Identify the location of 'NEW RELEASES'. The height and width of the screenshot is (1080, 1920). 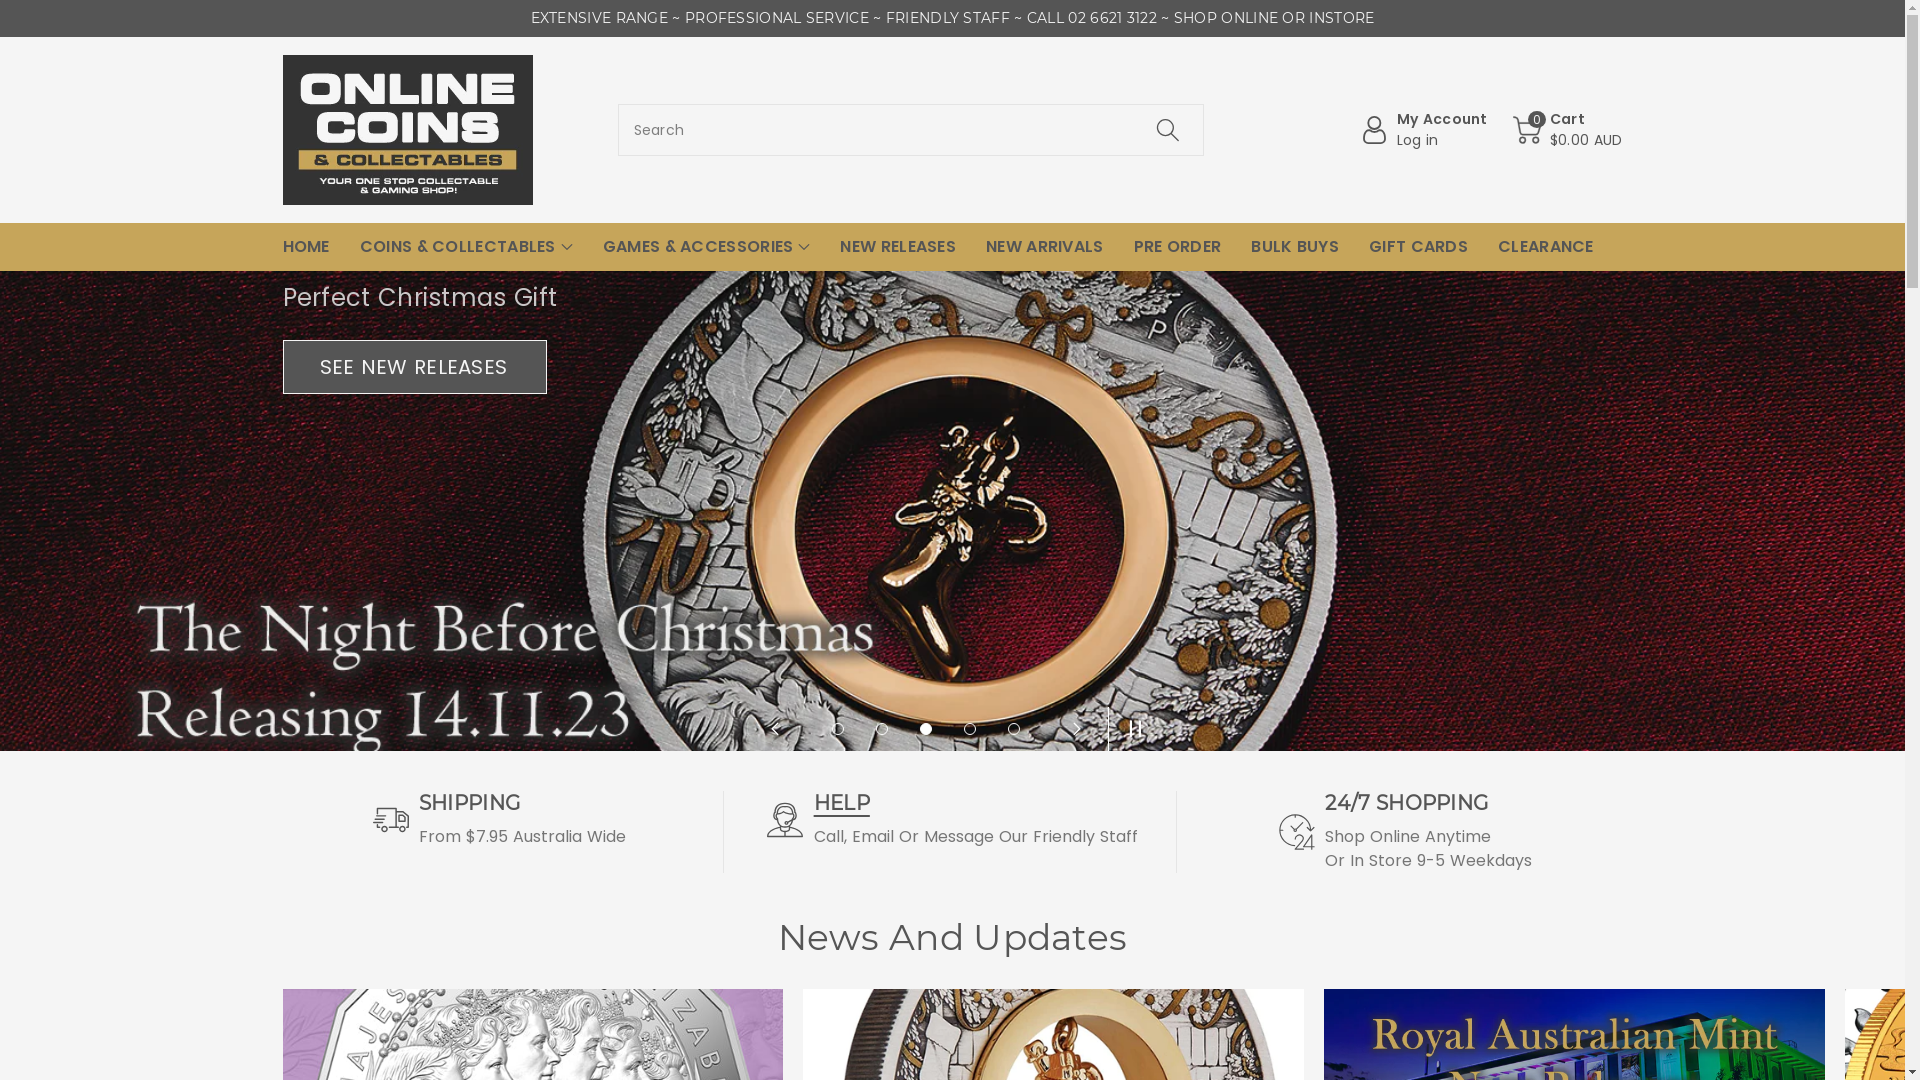
(896, 245).